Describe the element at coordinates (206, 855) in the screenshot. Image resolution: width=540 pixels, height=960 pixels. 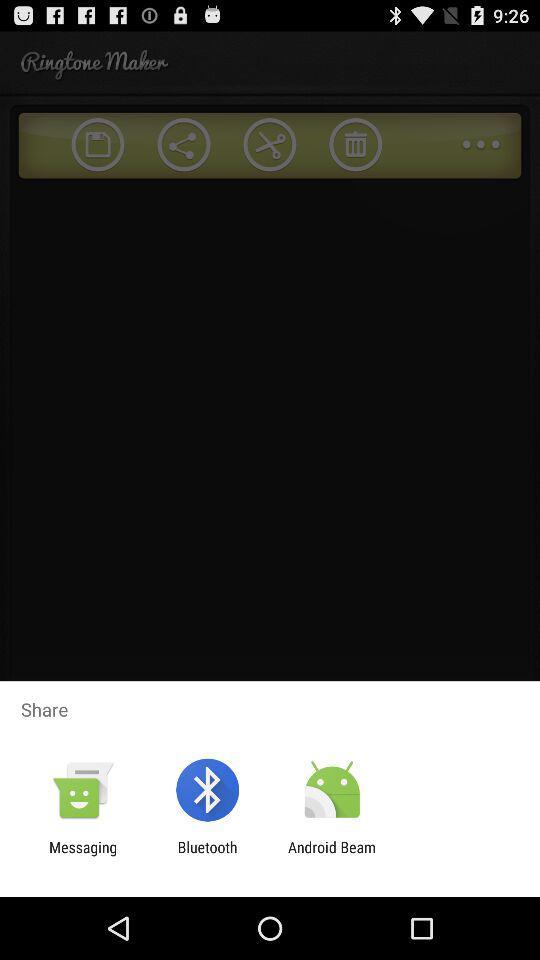
I see `app to the right of messaging item` at that location.